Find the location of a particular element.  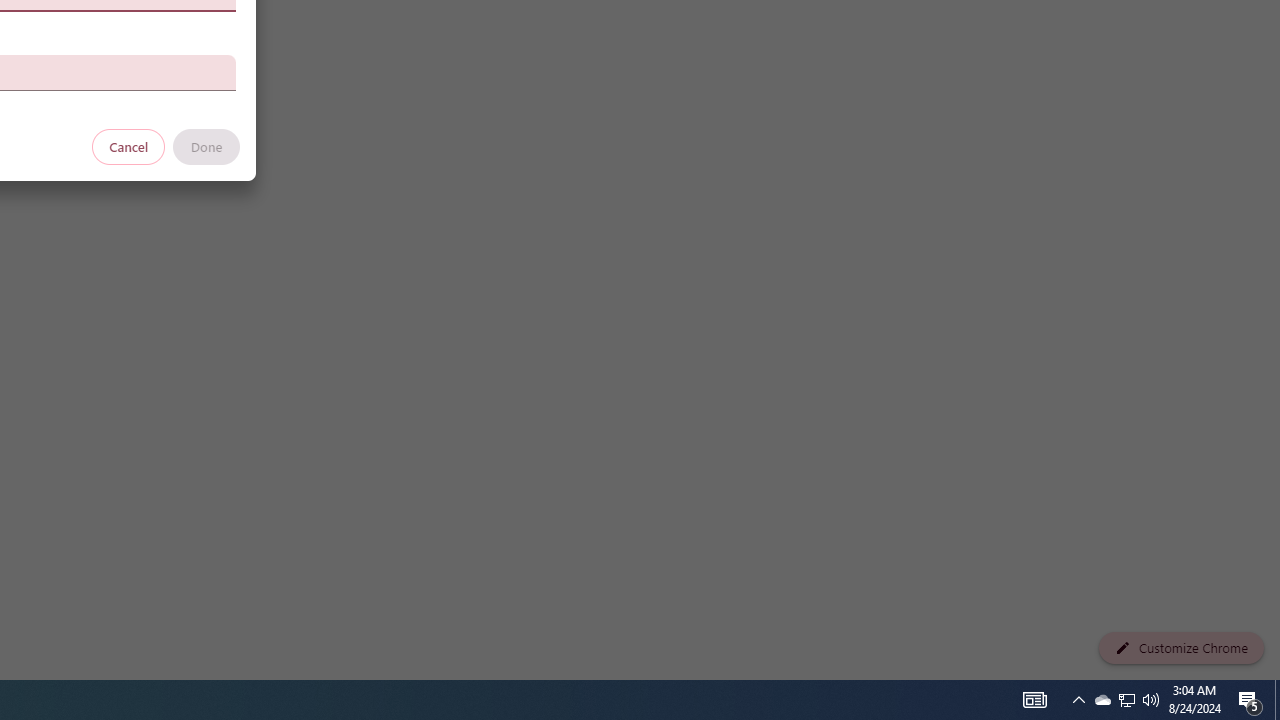

'Cancel' is located at coordinates (128, 145).